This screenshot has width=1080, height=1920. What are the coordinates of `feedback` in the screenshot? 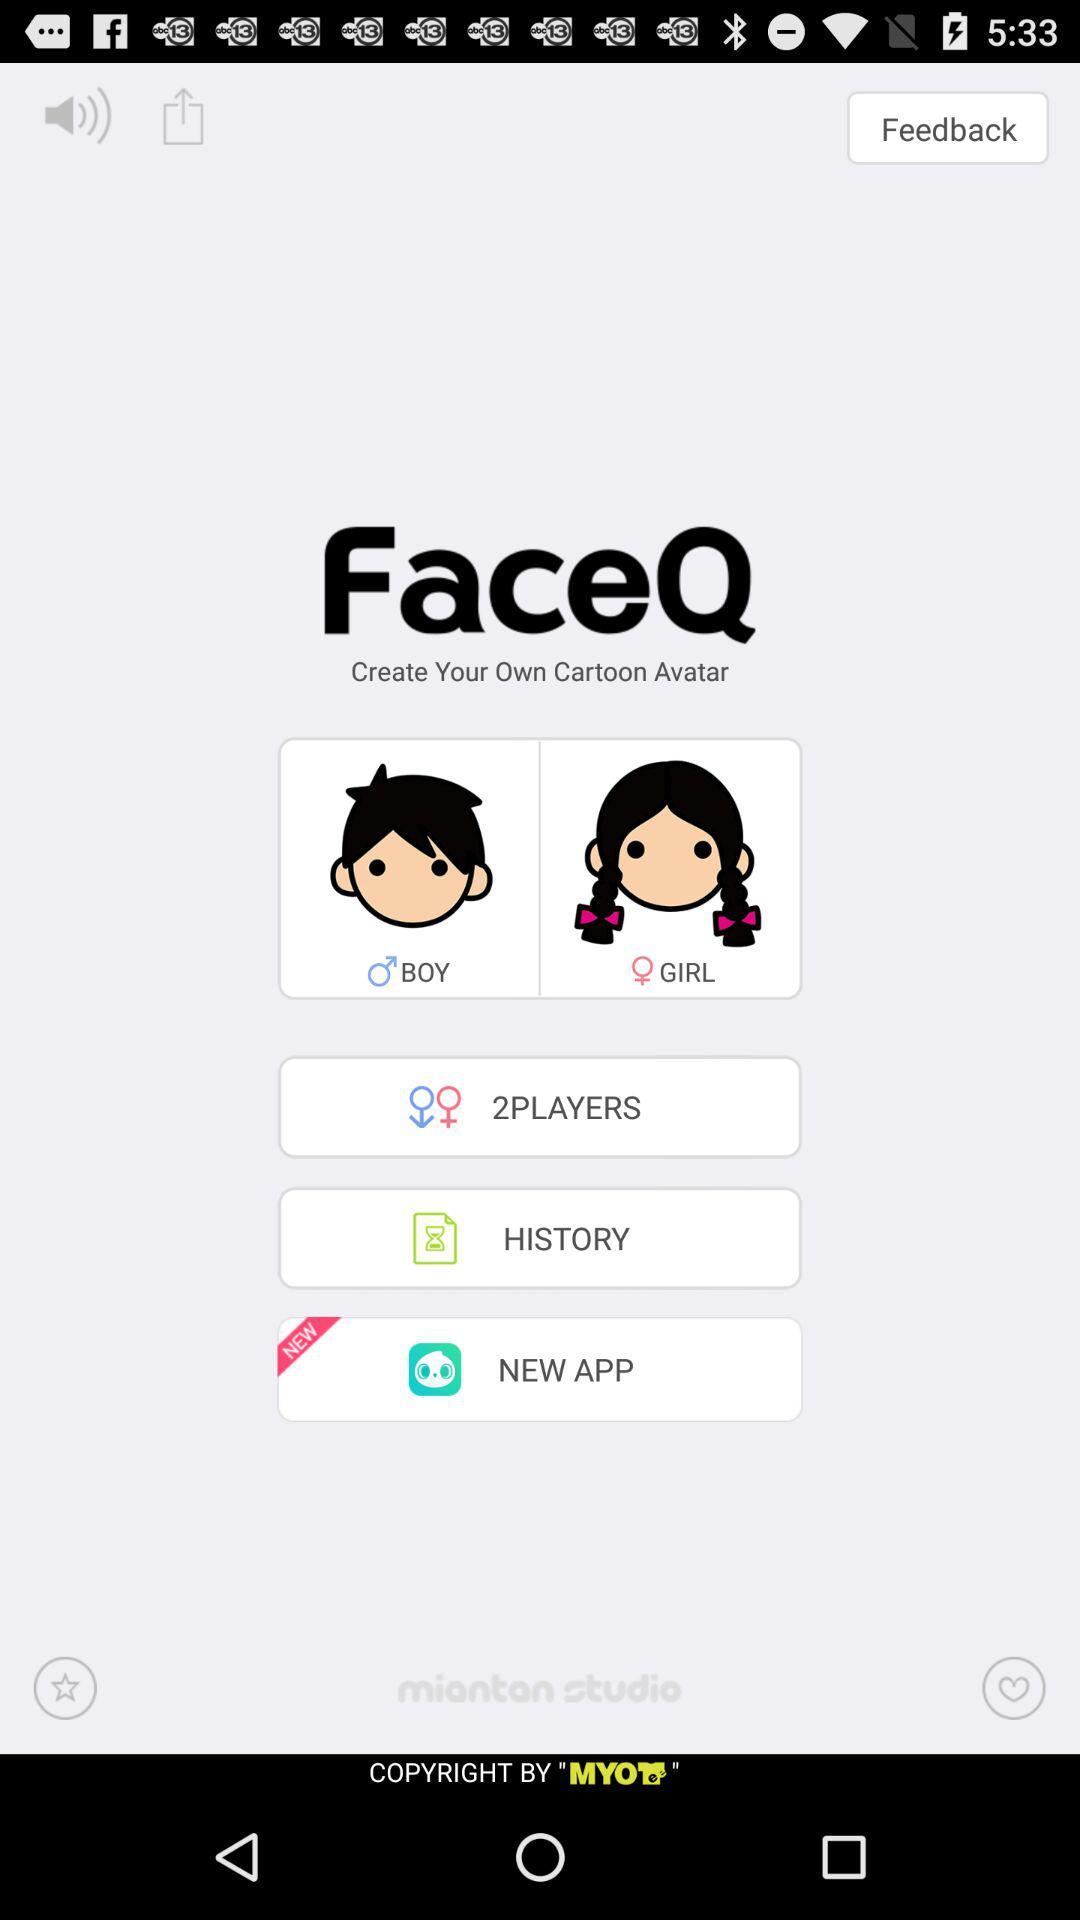 It's located at (947, 127).